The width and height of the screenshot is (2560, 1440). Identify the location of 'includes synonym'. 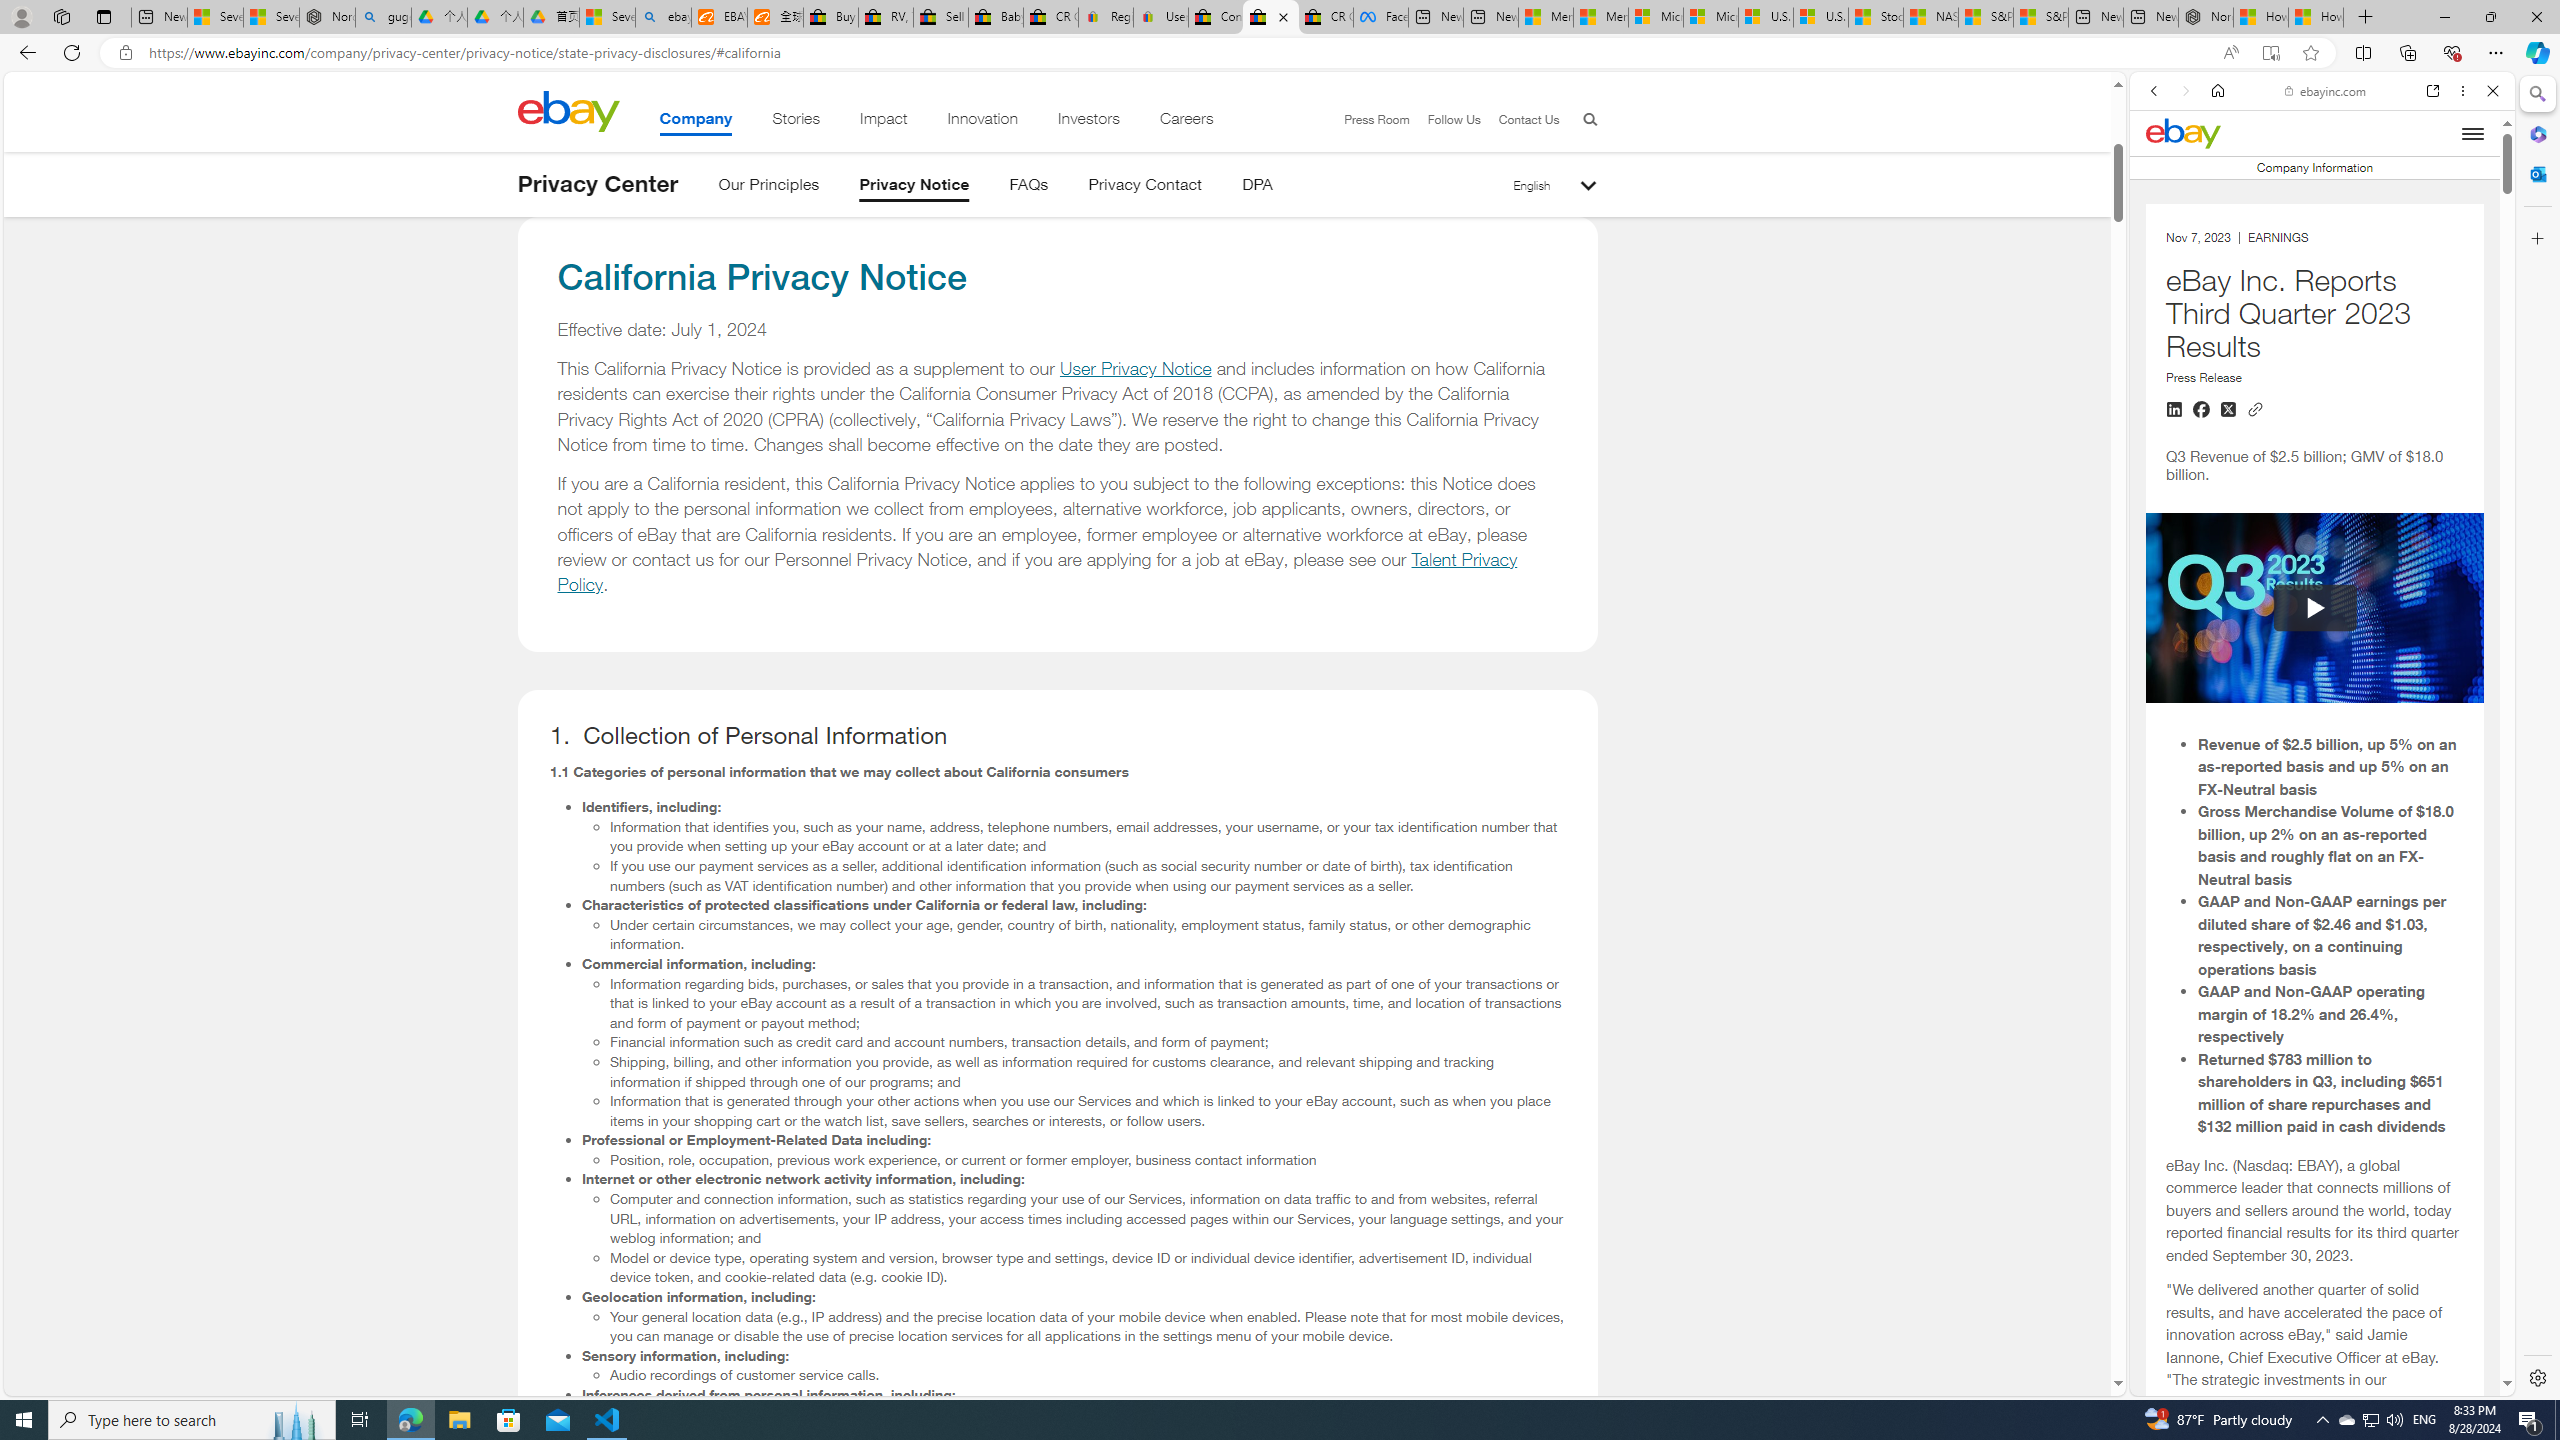
(2314, 1349).